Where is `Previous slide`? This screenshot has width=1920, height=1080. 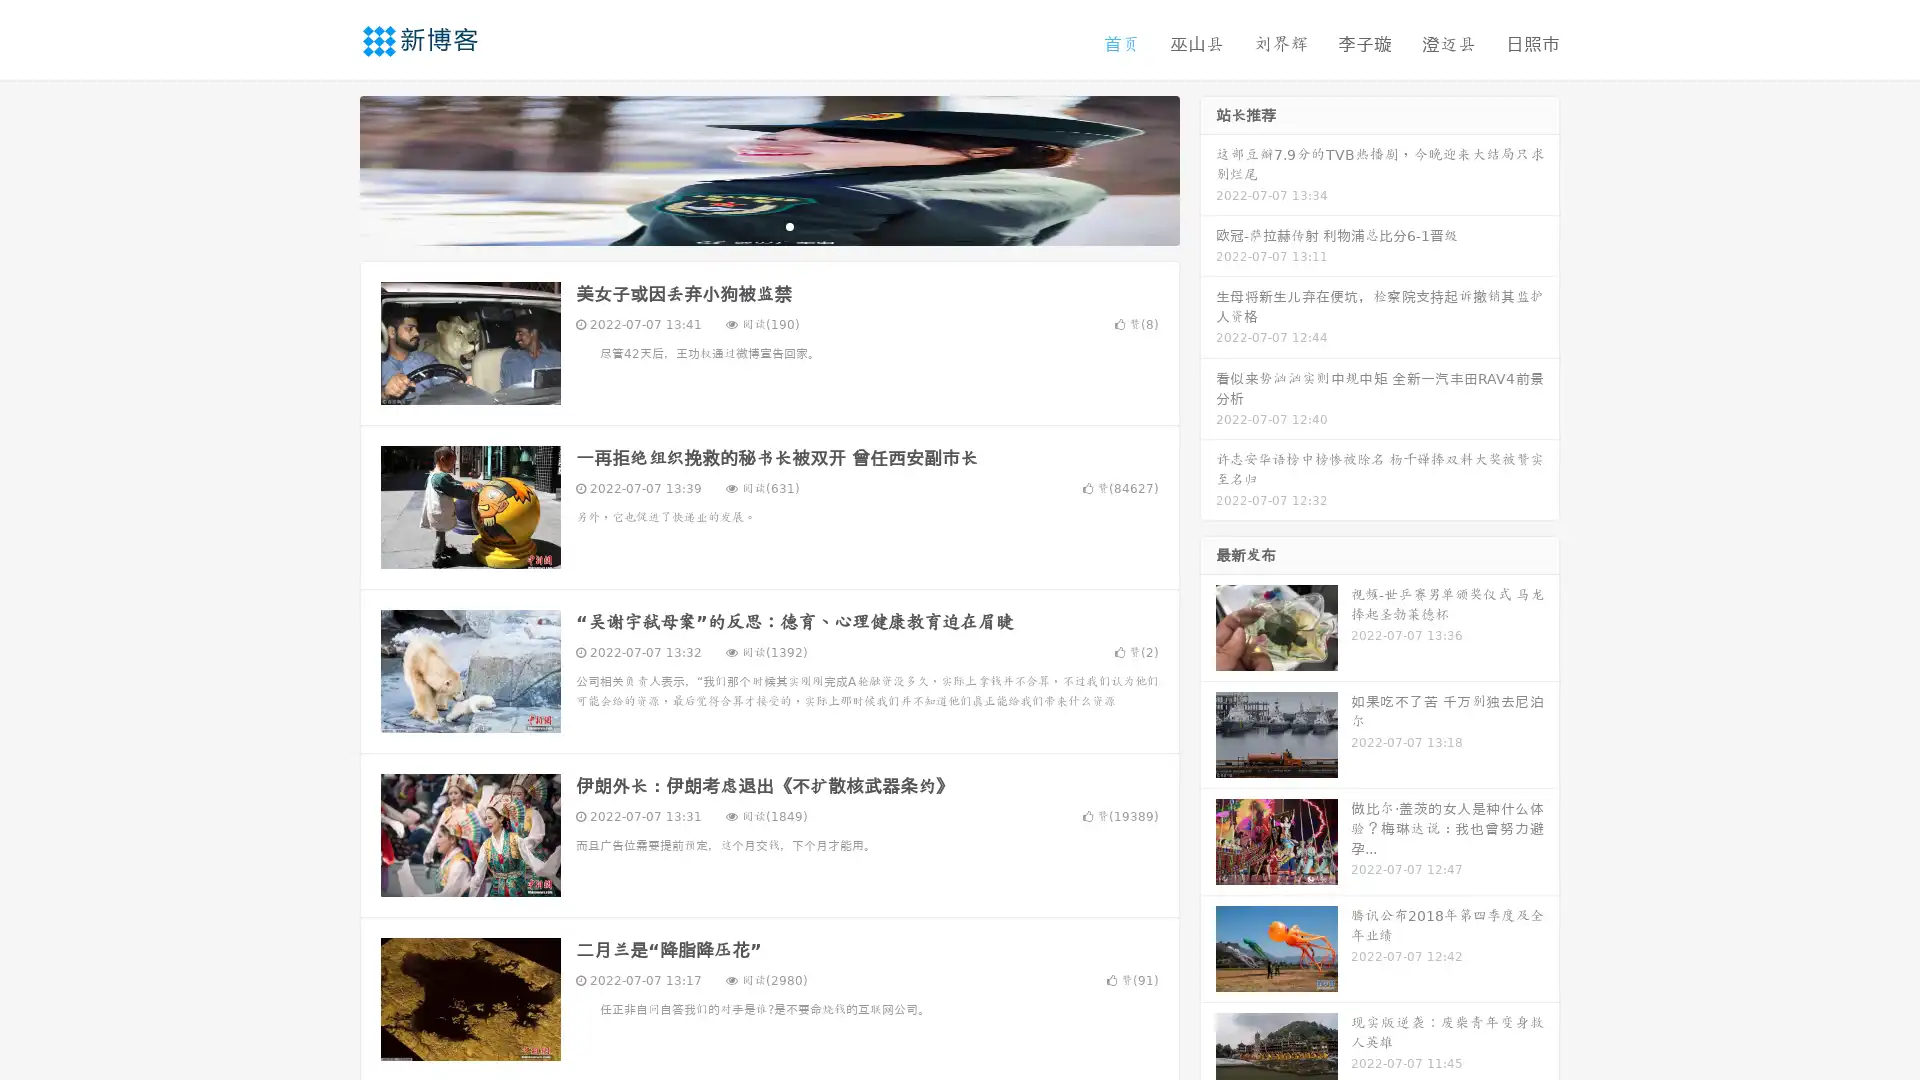
Previous slide is located at coordinates (330, 168).